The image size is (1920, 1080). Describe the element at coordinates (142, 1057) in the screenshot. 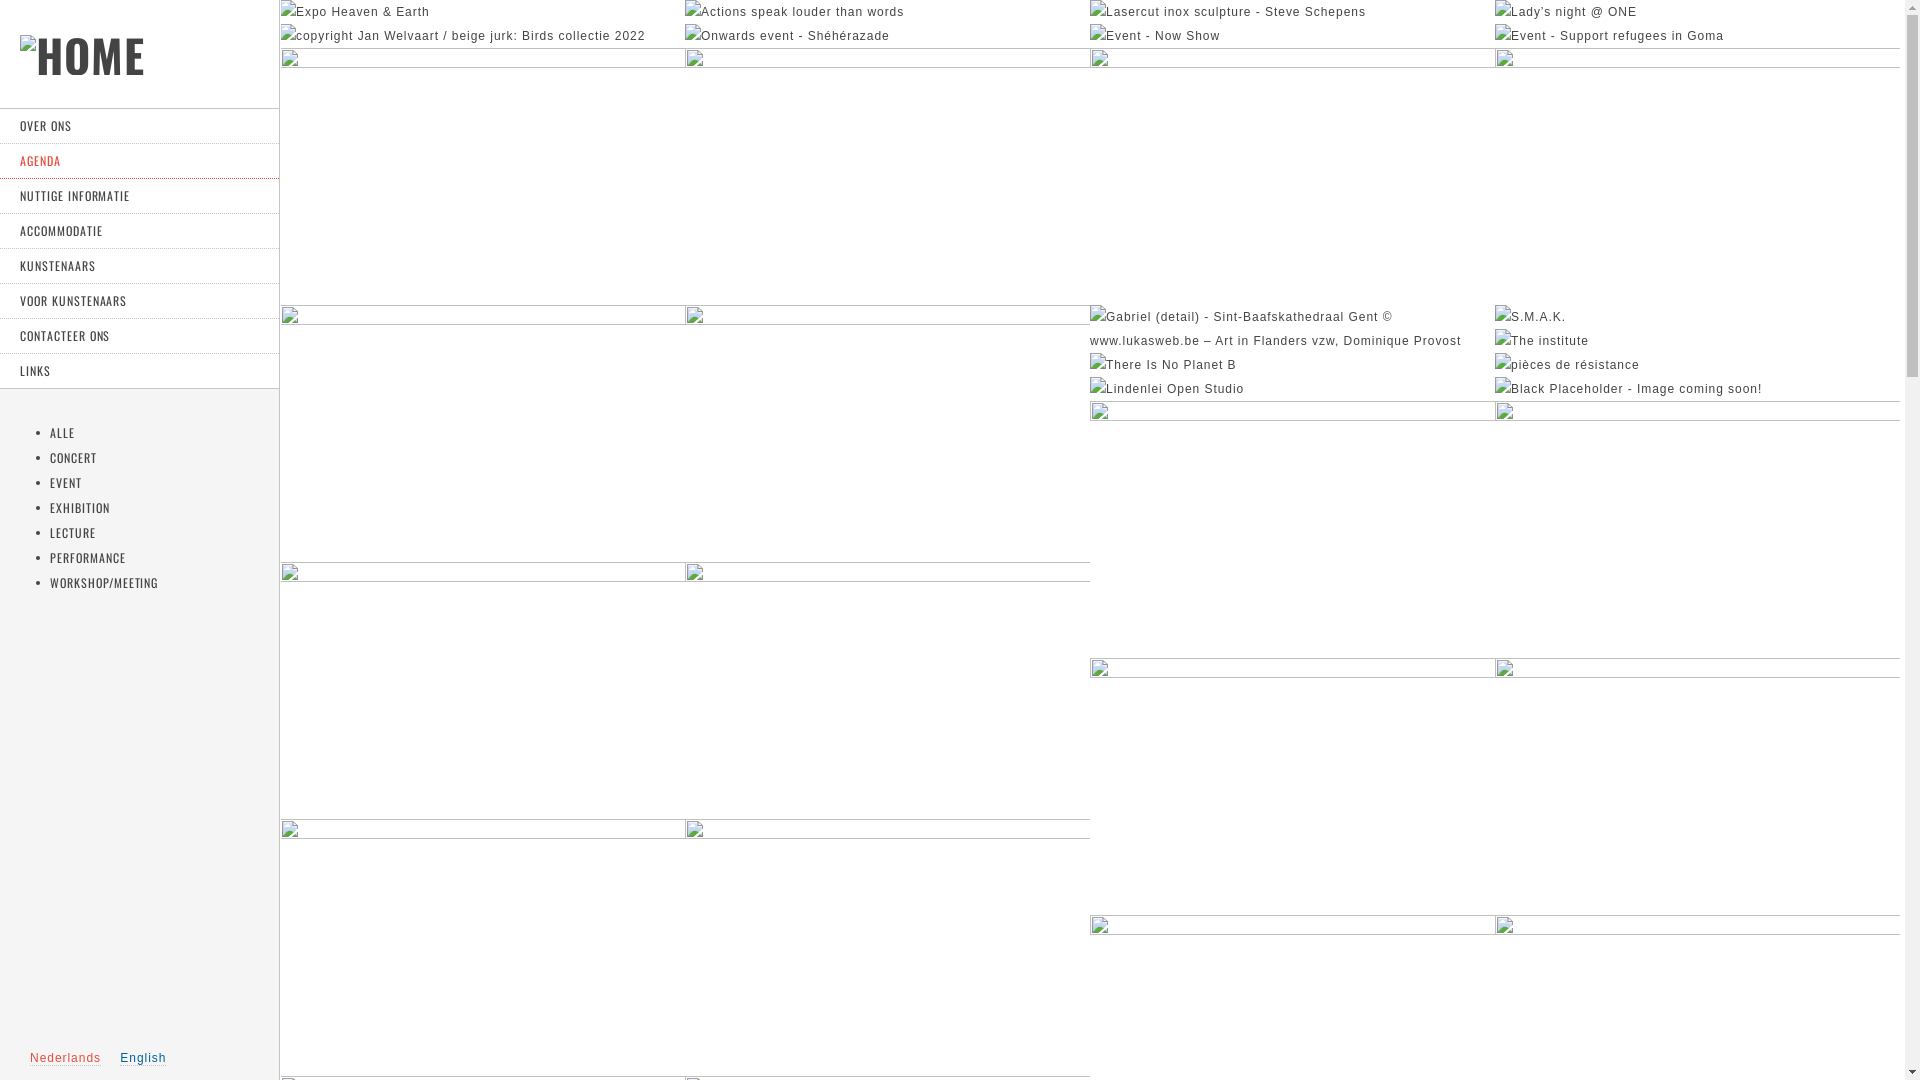

I see `'English'` at that location.